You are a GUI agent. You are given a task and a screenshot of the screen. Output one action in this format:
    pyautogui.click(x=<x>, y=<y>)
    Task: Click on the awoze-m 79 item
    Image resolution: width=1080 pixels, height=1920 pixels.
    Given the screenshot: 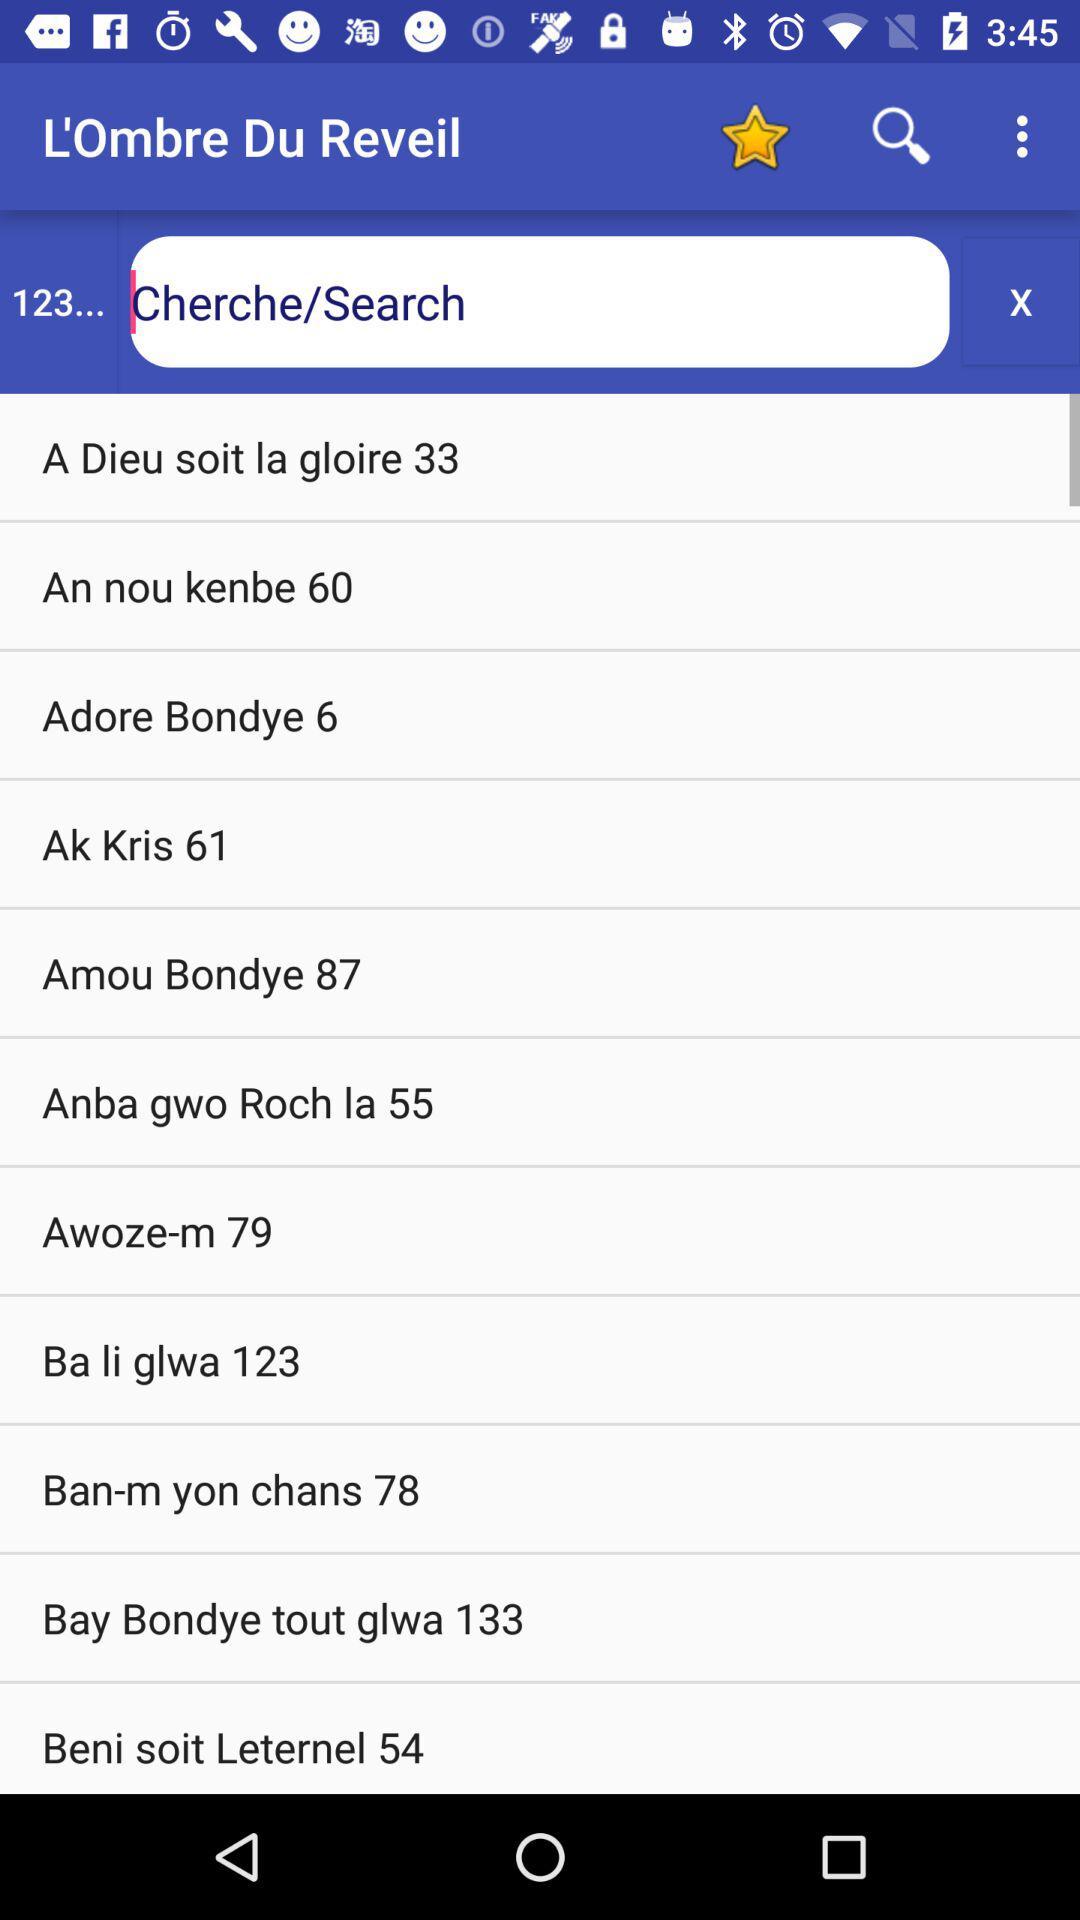 What is the action you would take?
    pyautogui.click(x=540, y=1229)
    